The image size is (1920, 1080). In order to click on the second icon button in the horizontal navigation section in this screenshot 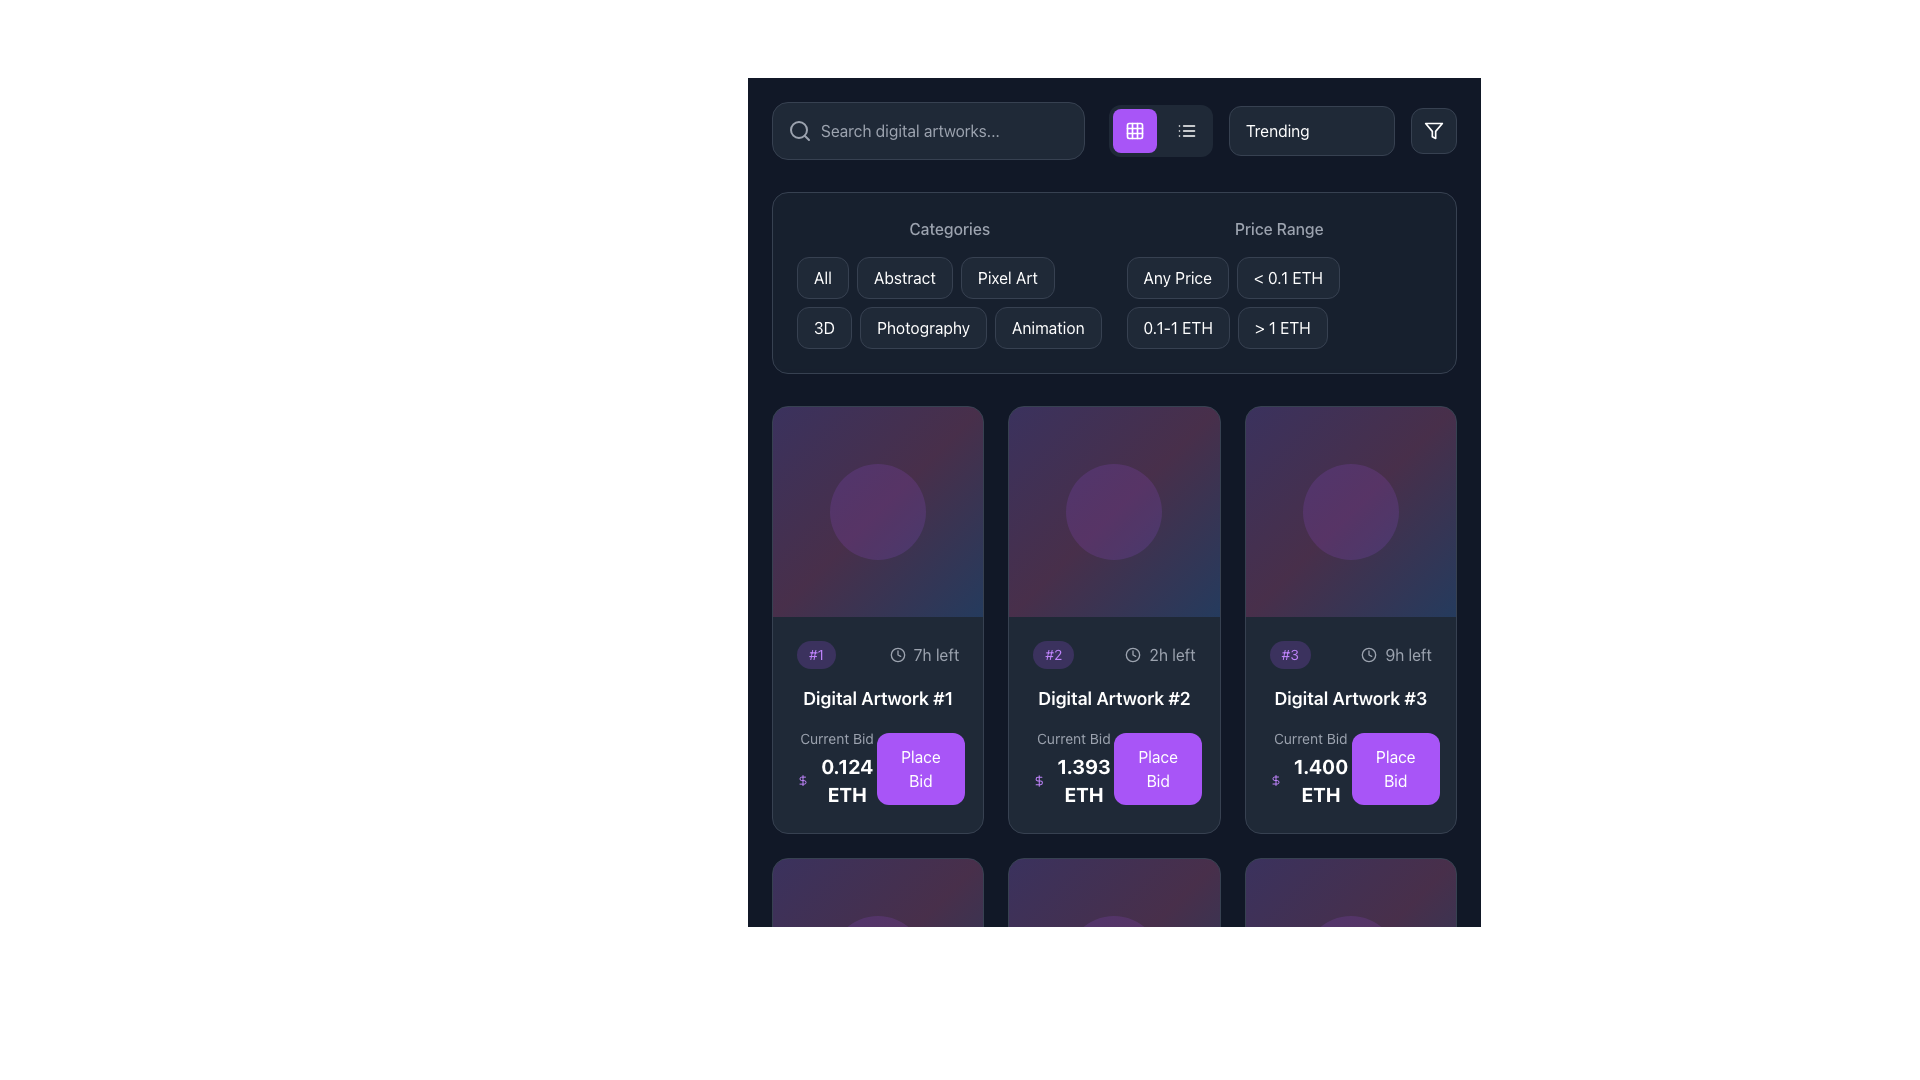, I will do `click(1186, 131)`.